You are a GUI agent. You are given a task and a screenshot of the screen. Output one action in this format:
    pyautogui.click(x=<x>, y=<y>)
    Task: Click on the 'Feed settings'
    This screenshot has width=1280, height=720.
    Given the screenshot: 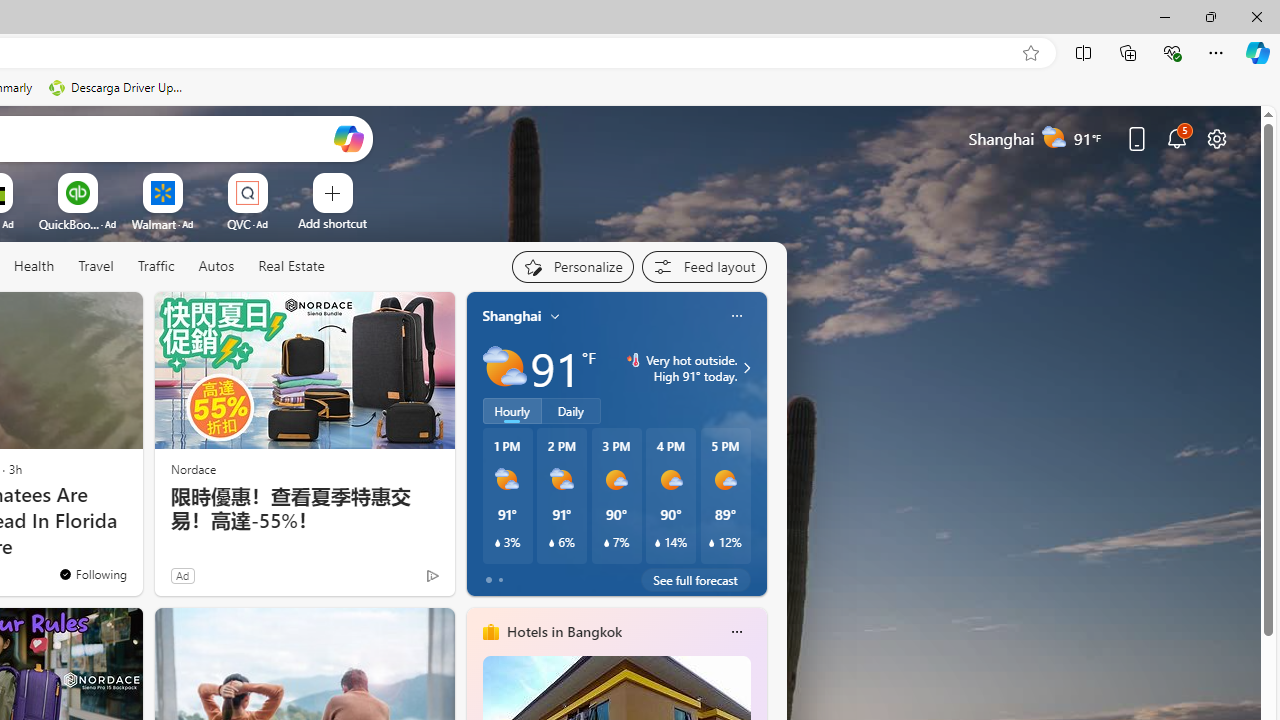 What is the action you would take?
    pyautogui.click(x=704, y=266)
    